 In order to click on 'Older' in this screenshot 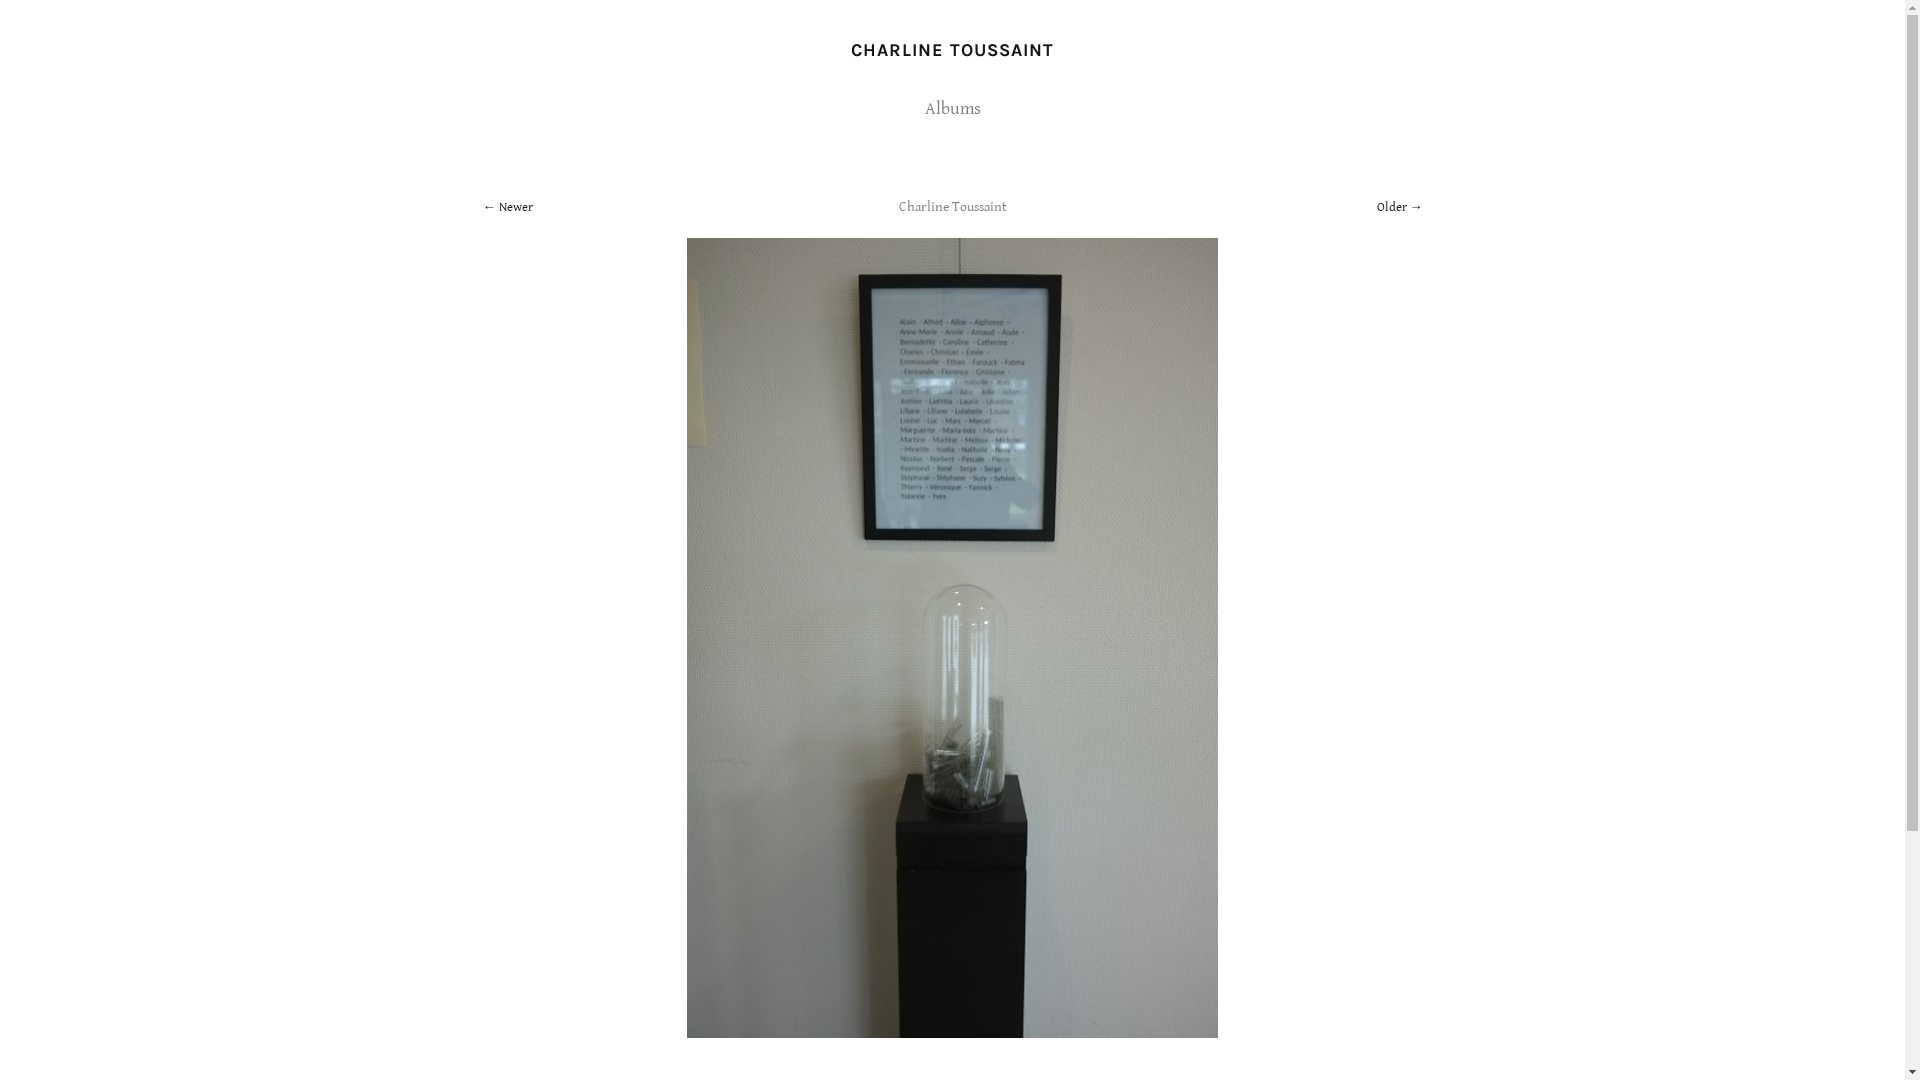, I will do `click(1397, 207)`.